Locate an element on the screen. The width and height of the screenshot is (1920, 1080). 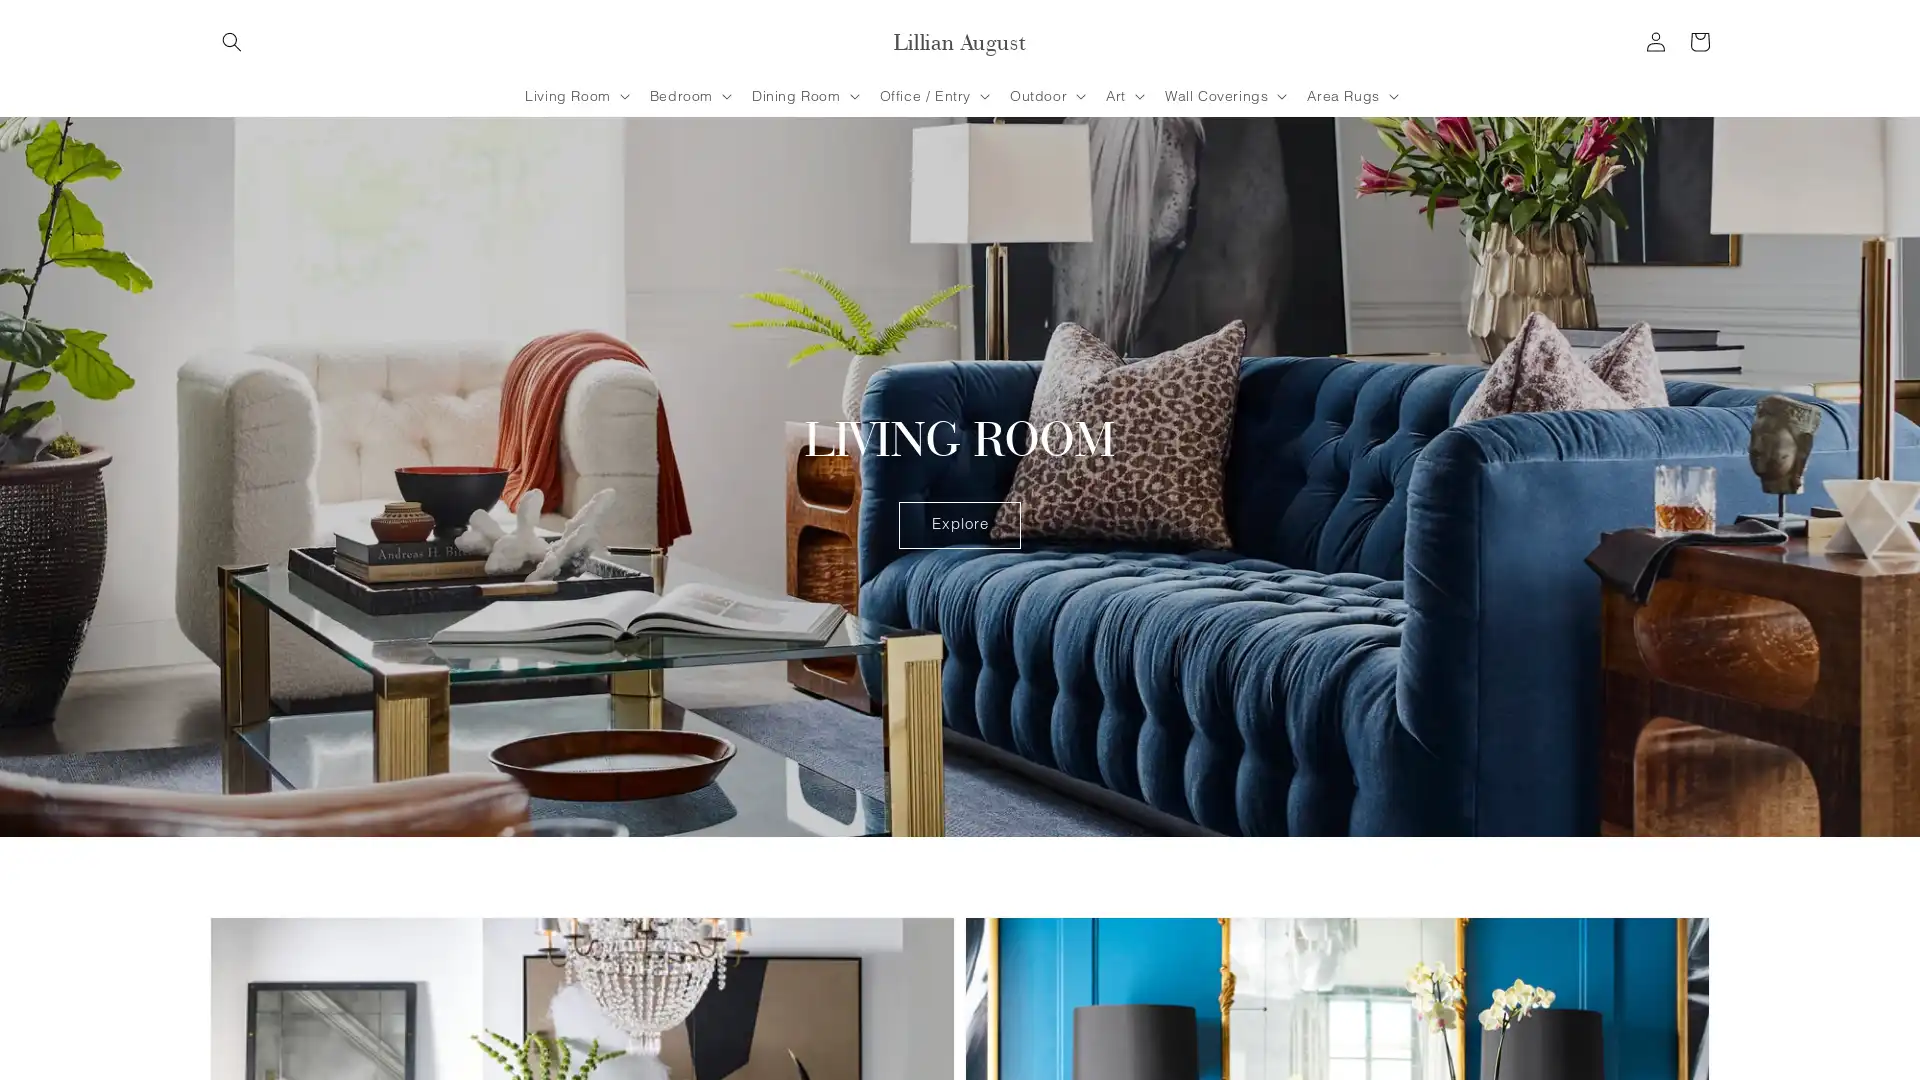
Living Room is located at coordinates (574, 95).